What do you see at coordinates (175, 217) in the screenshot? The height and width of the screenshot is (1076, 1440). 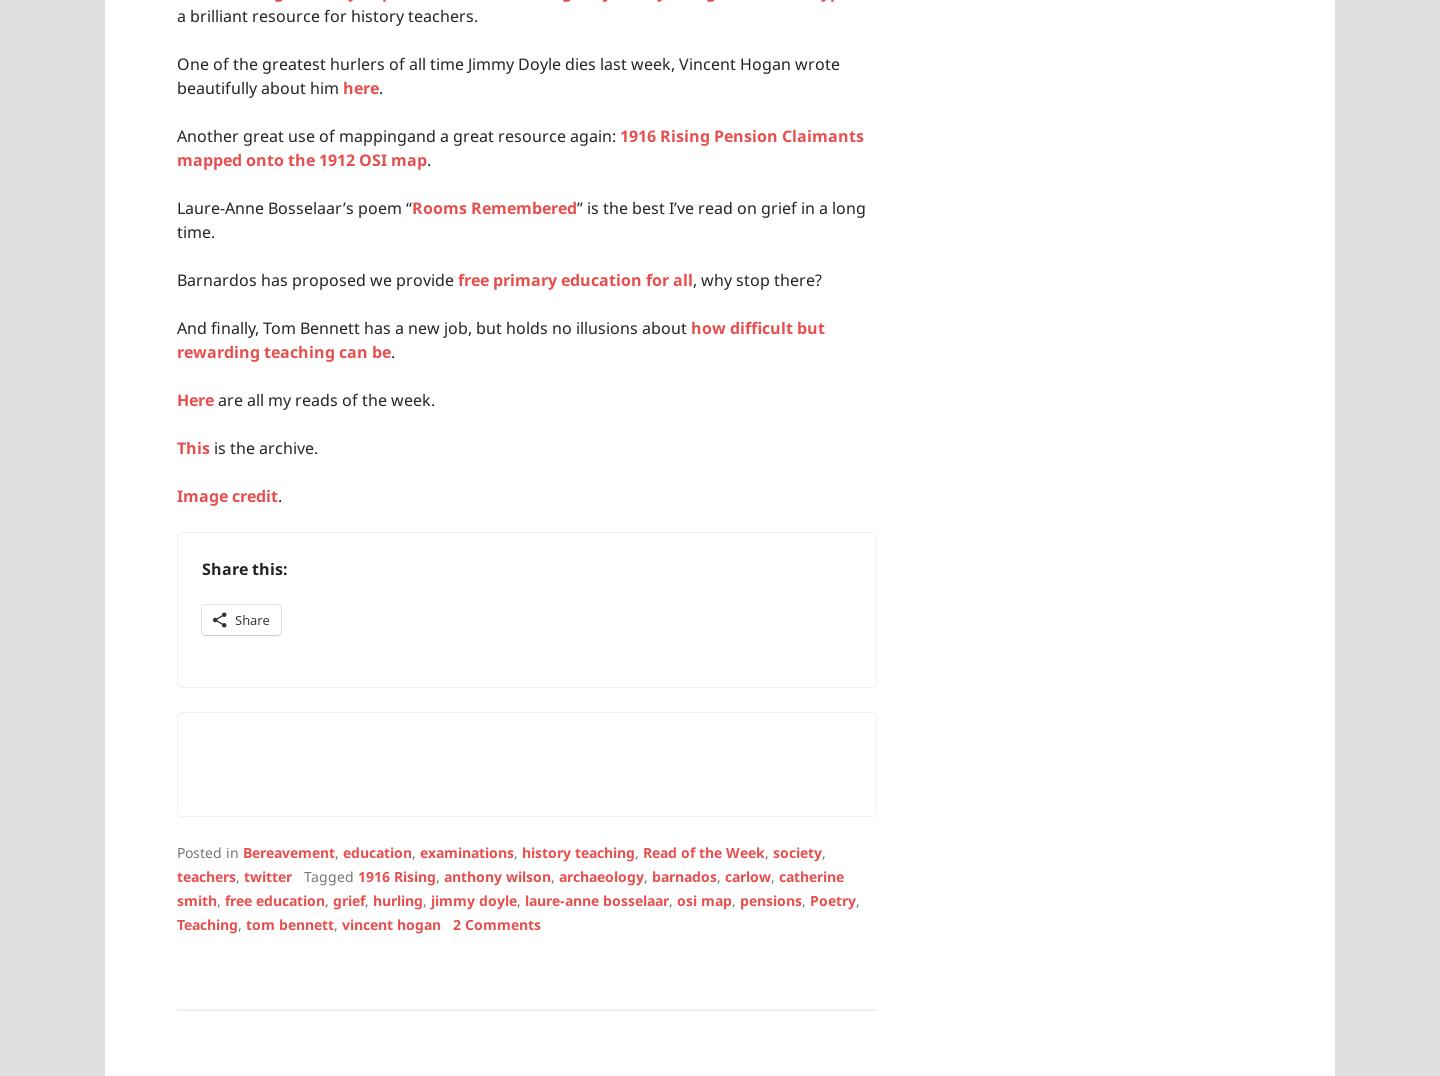 I see `'” is the best I’ve read on grief in a long time.'` at bounding box center [175, 217].